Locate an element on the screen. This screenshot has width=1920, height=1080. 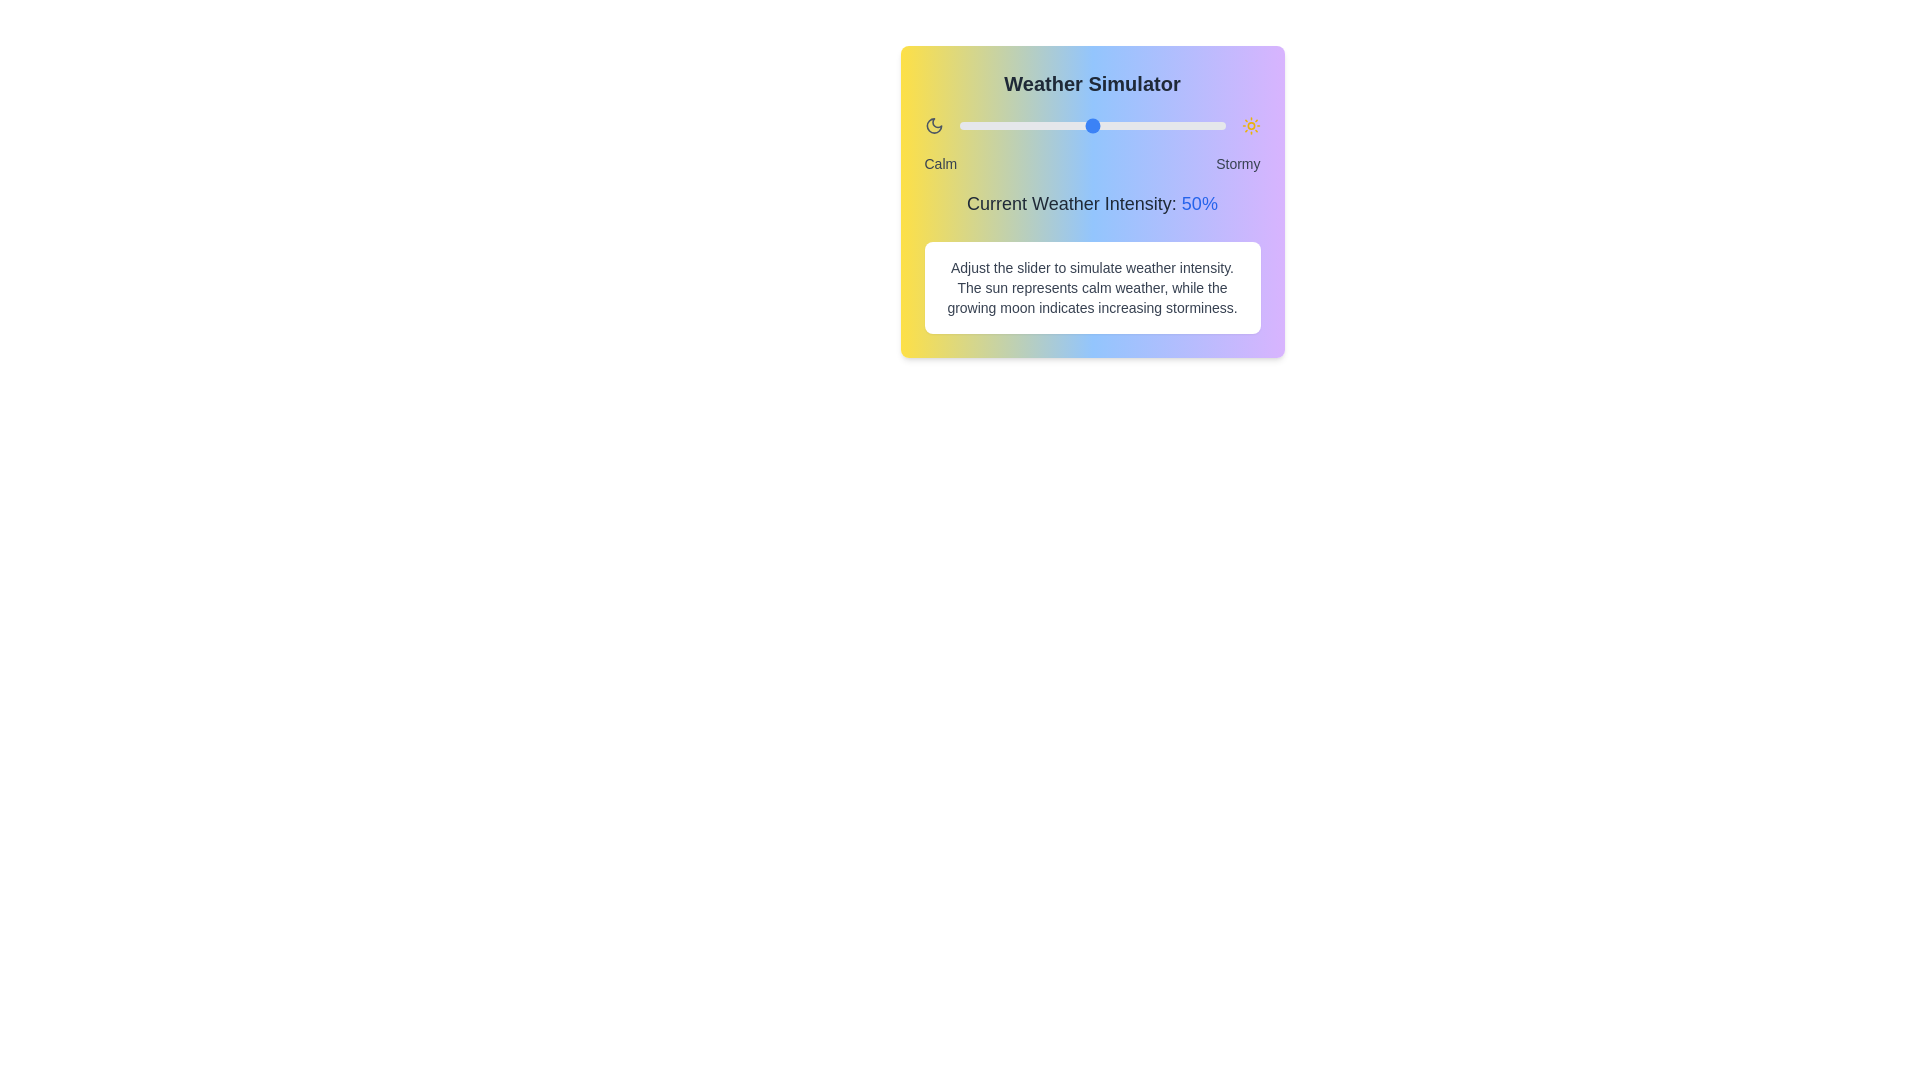
the weather intensity slider to 19% is located at coordinates (1010, 126).